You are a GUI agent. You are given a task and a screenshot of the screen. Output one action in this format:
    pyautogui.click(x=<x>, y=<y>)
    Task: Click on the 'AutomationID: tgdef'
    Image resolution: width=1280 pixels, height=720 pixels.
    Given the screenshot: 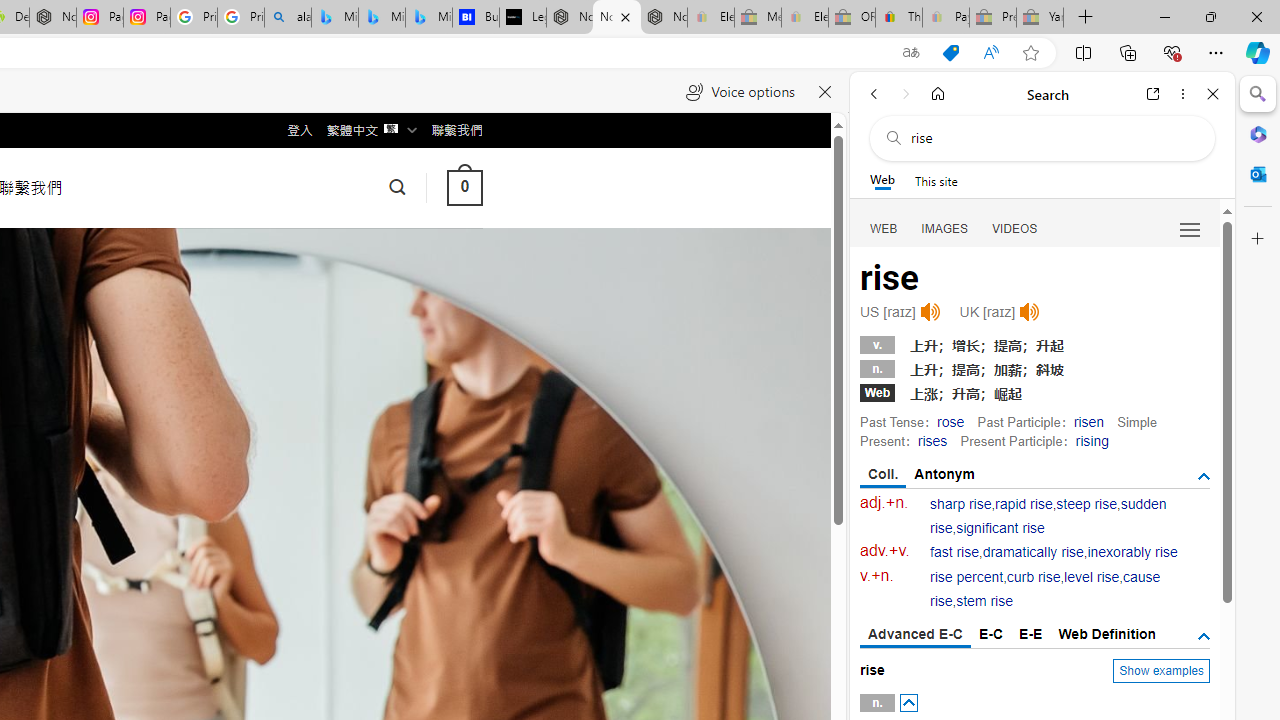 What is the action you would take?
    pyautogui.click(x=1202, y=636)
    